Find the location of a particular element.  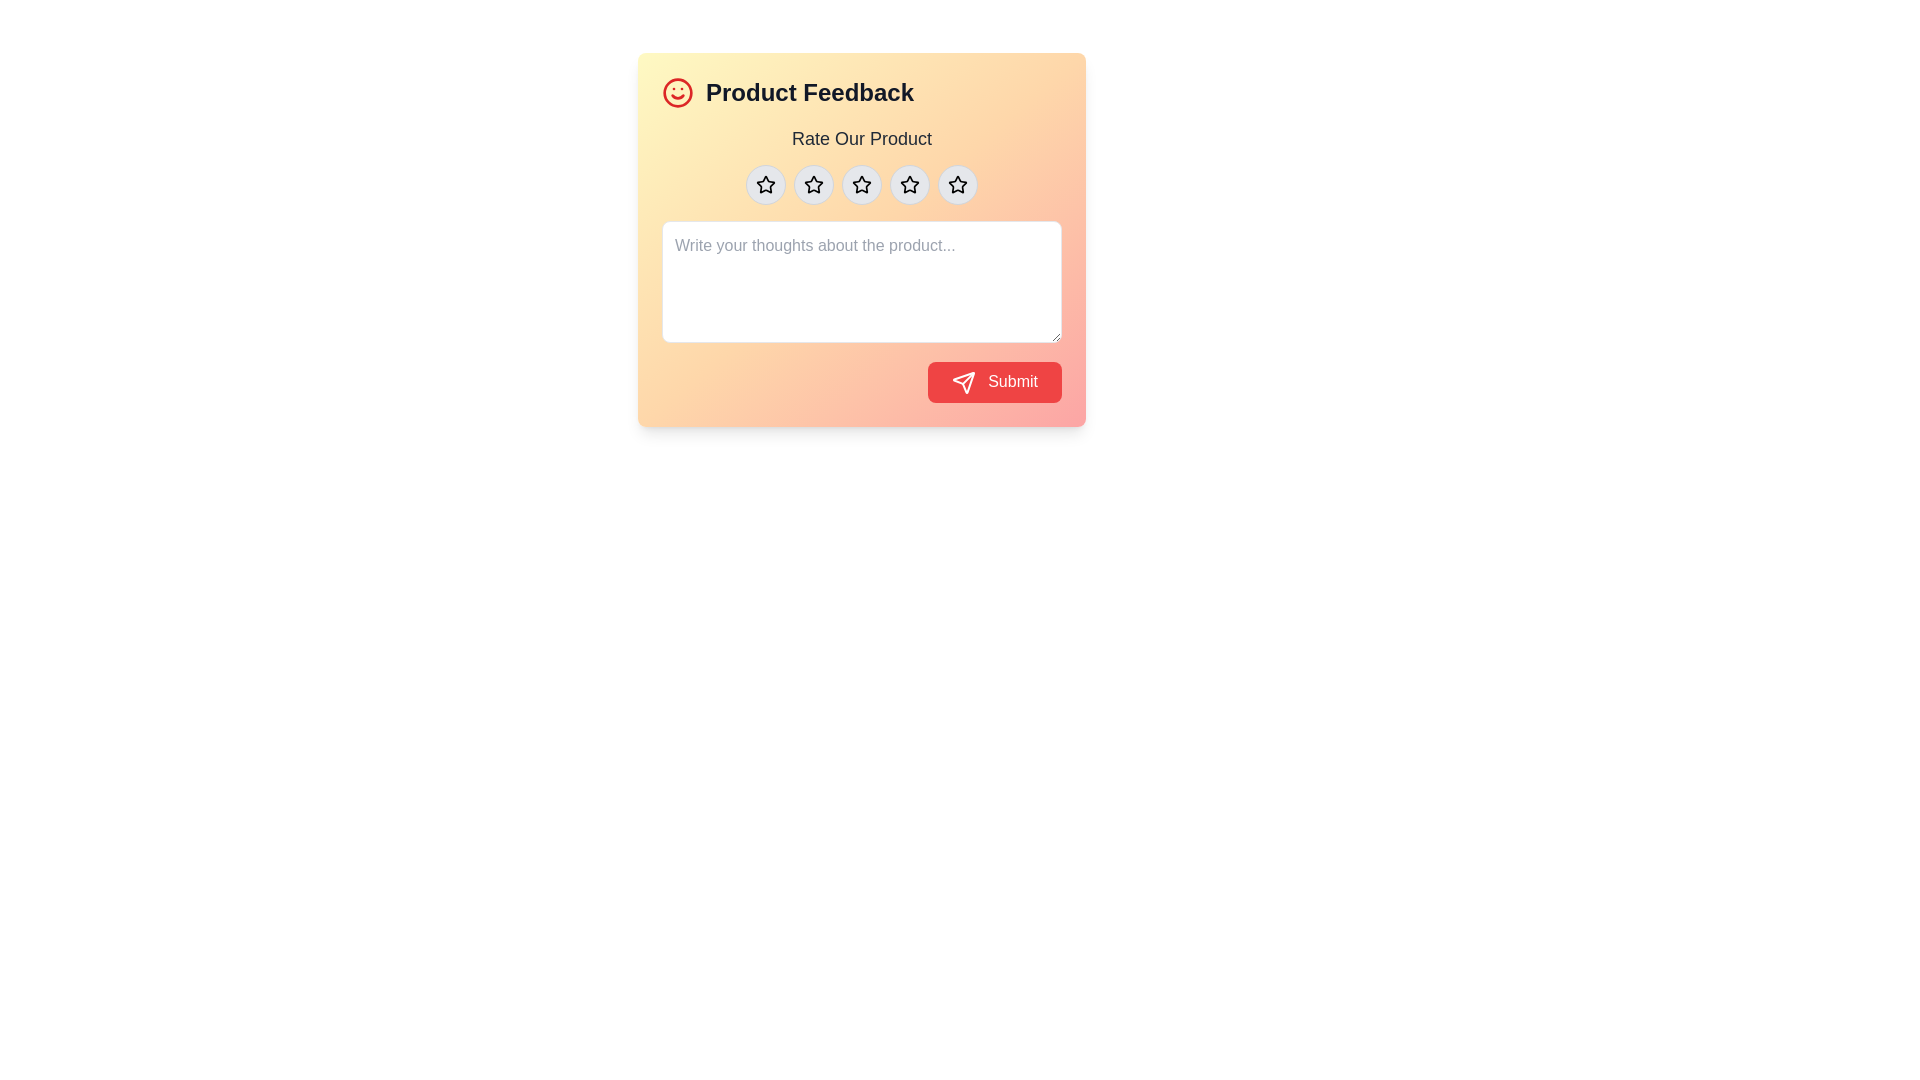

the fifth star icon in the rating system is located at coordinates (957, 184).